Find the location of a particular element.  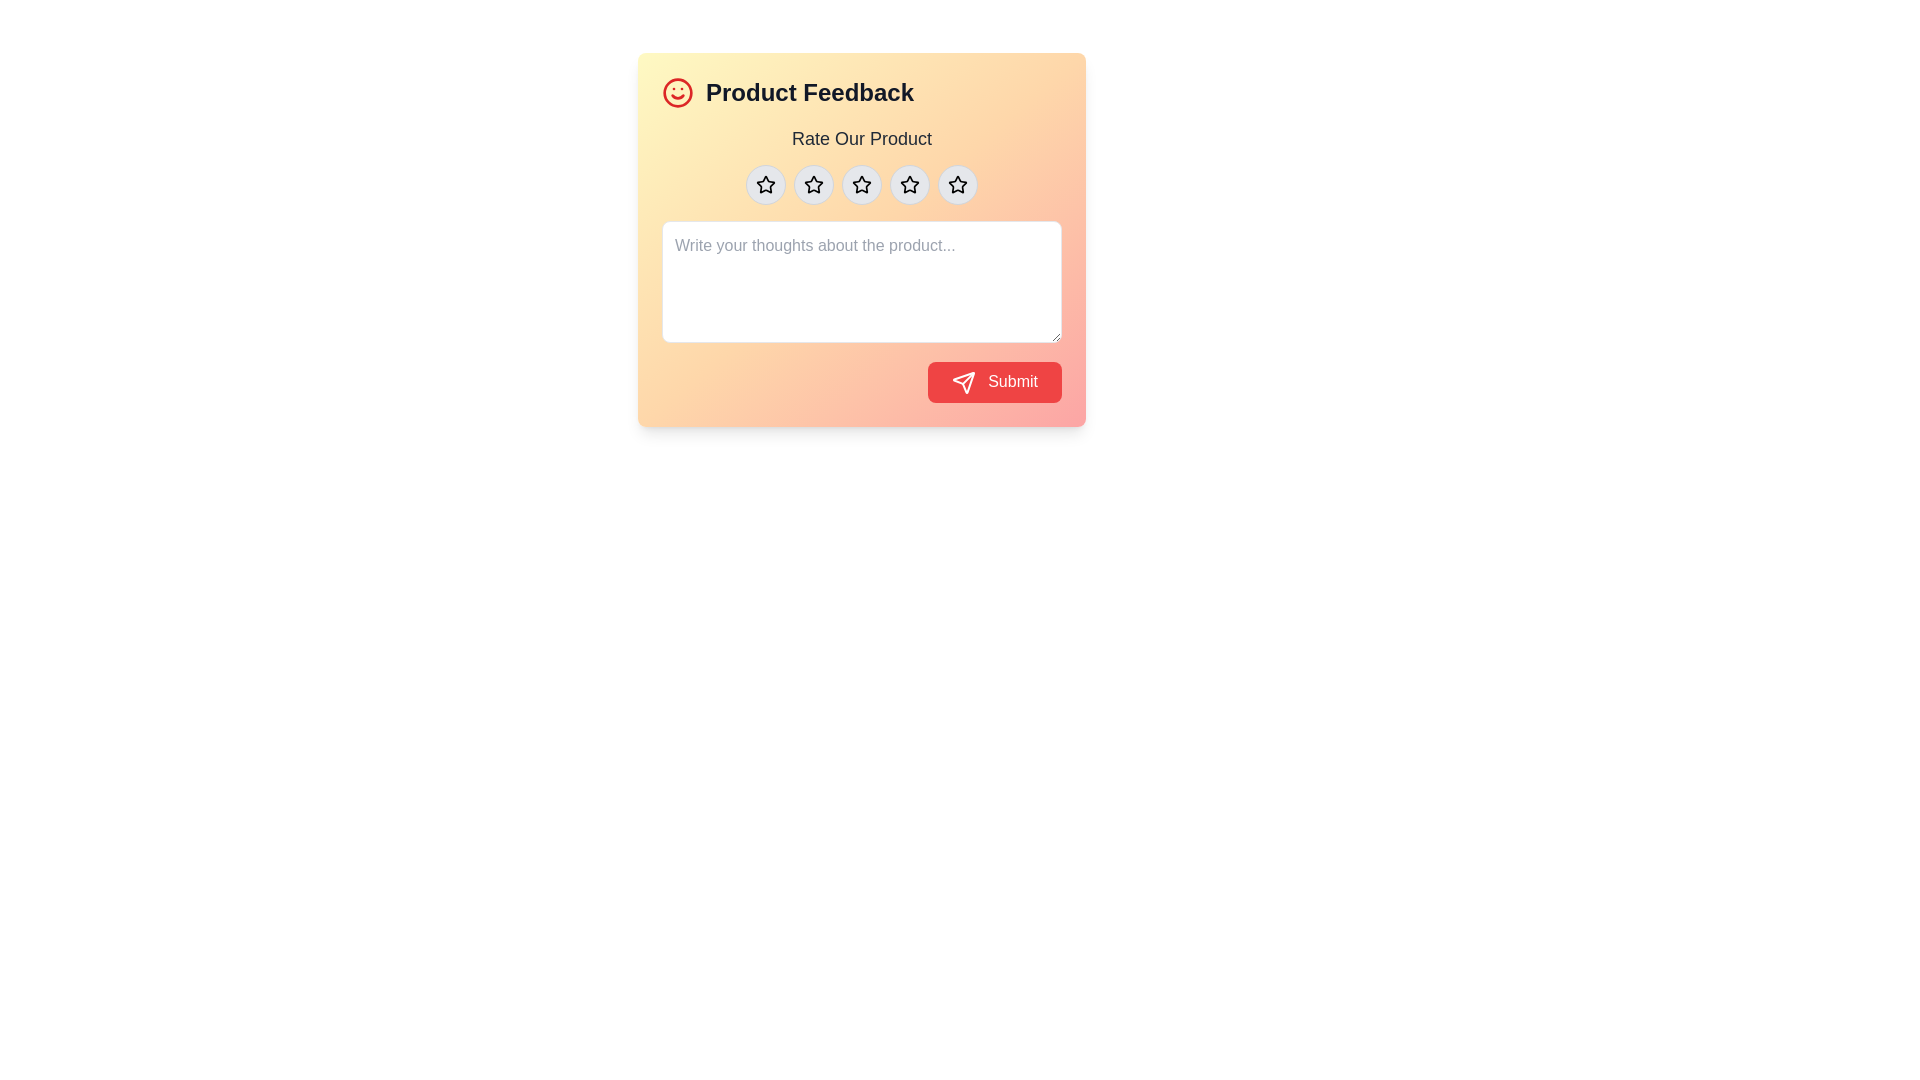

the fifth star icon in the rating system is located at coordinates (957, 184).